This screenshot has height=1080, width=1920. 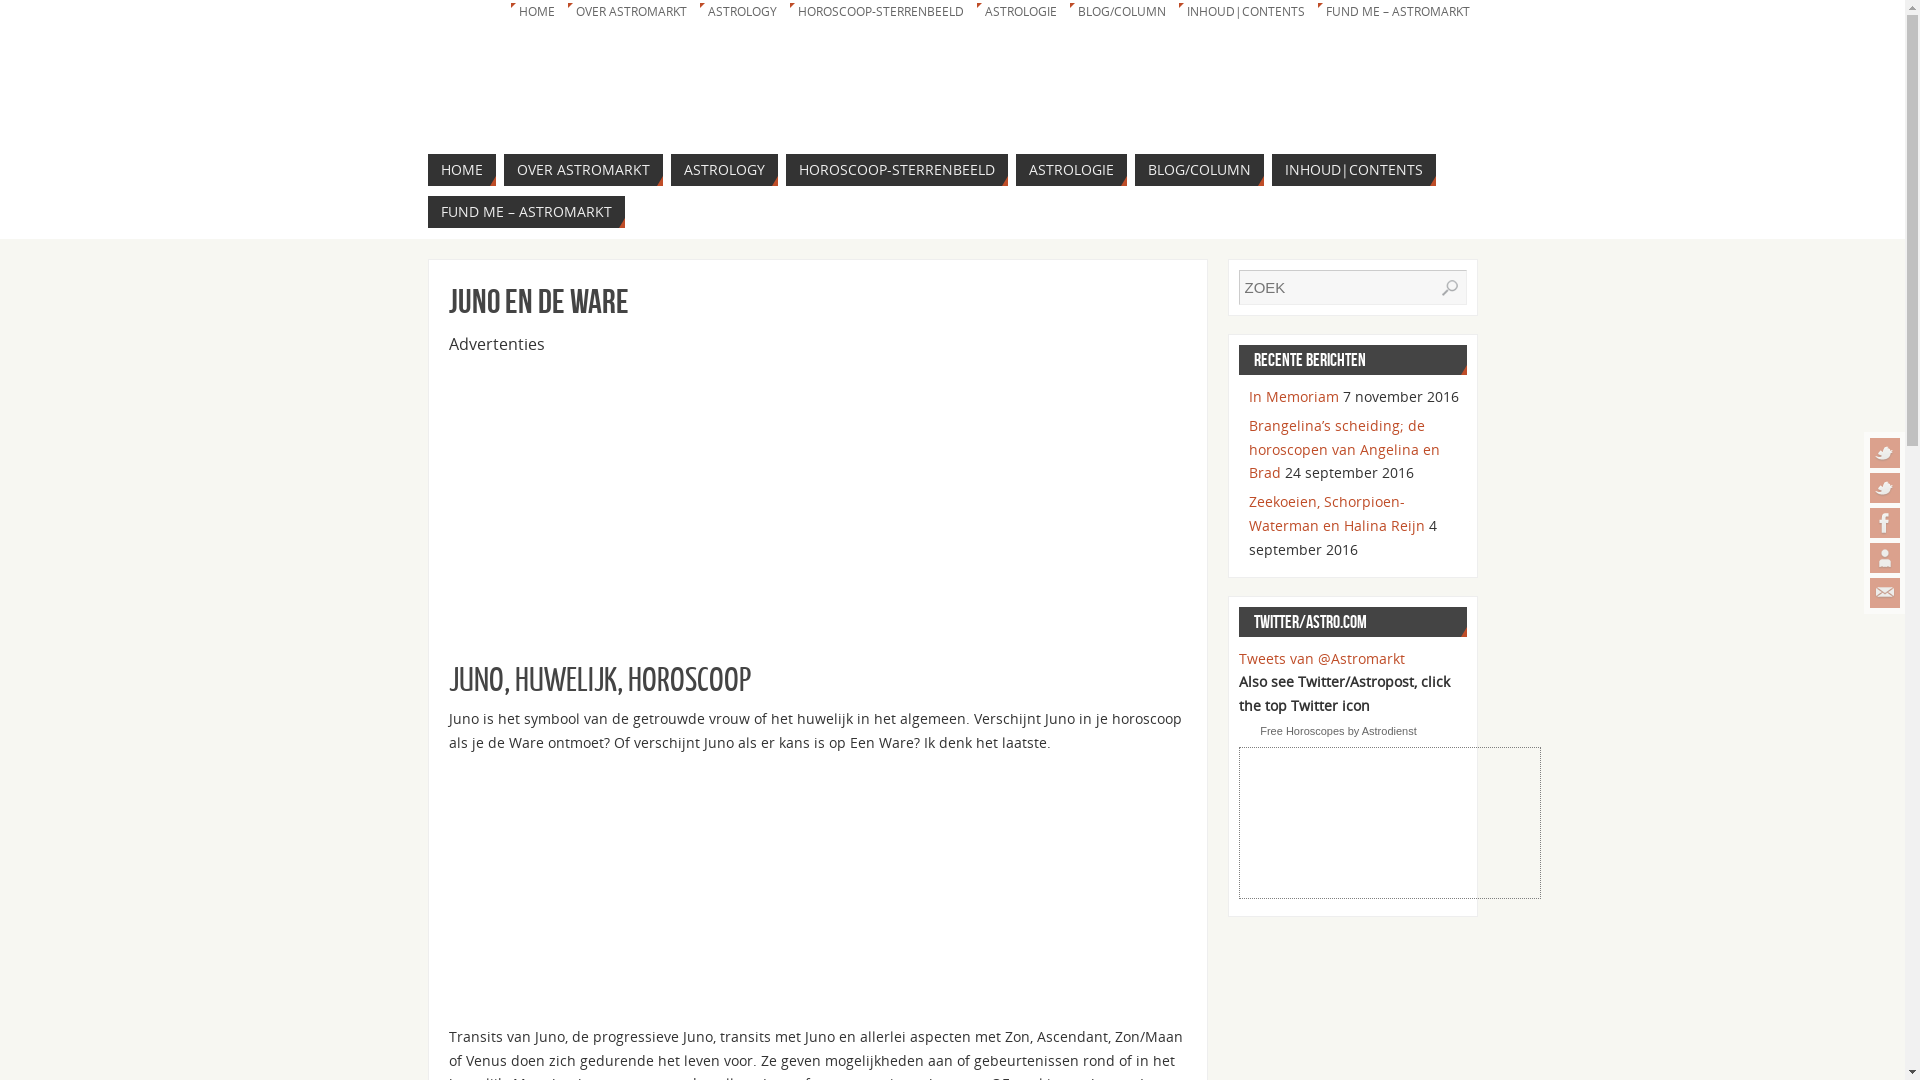 I want to click on 'Zeekoeien, Schorpioen-Waterman en Halina Reijn', so click(x=1247, y=512).